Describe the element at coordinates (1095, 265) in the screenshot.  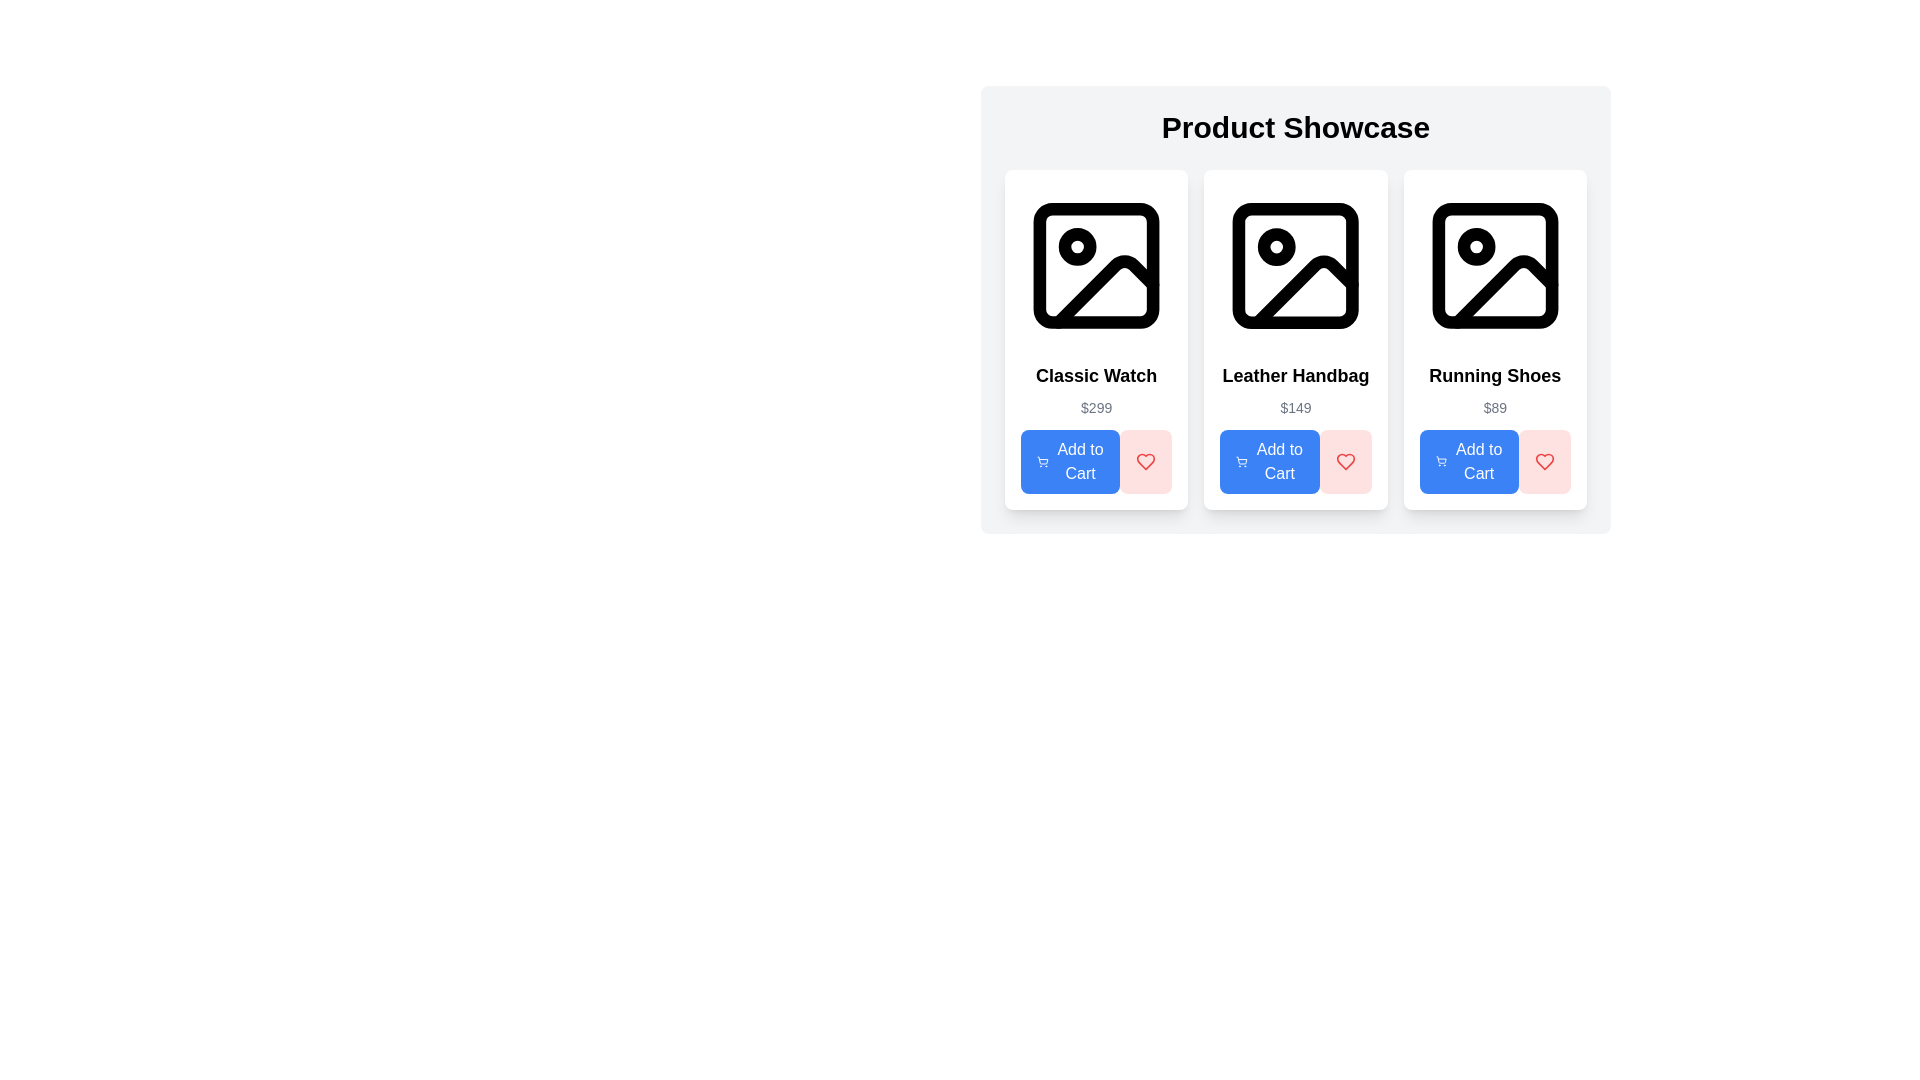
I see `the top-left rectangle within the product showcase that visually represents the 'Classic Watch'` at that location.